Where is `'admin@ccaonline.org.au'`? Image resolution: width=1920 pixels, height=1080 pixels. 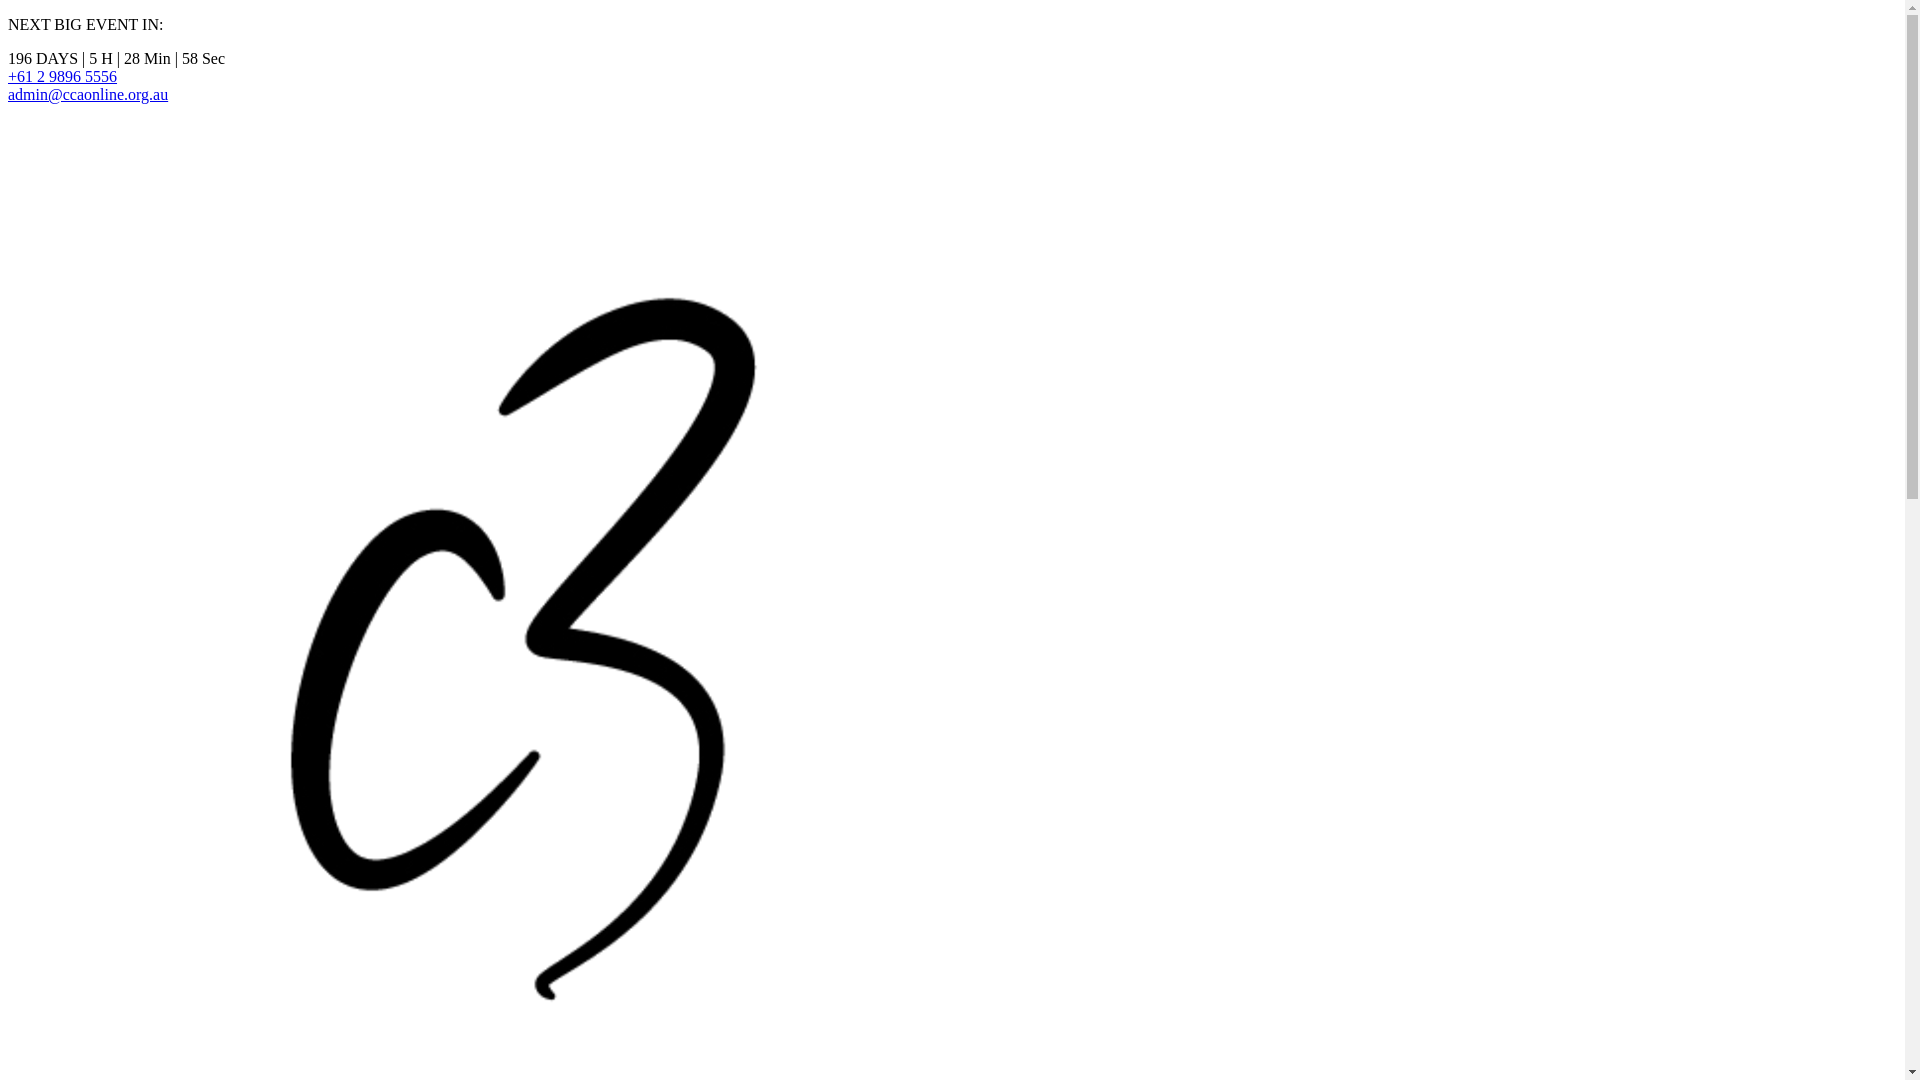 'admin@ccaonline.org.au' is located at coordinates (86, 94).